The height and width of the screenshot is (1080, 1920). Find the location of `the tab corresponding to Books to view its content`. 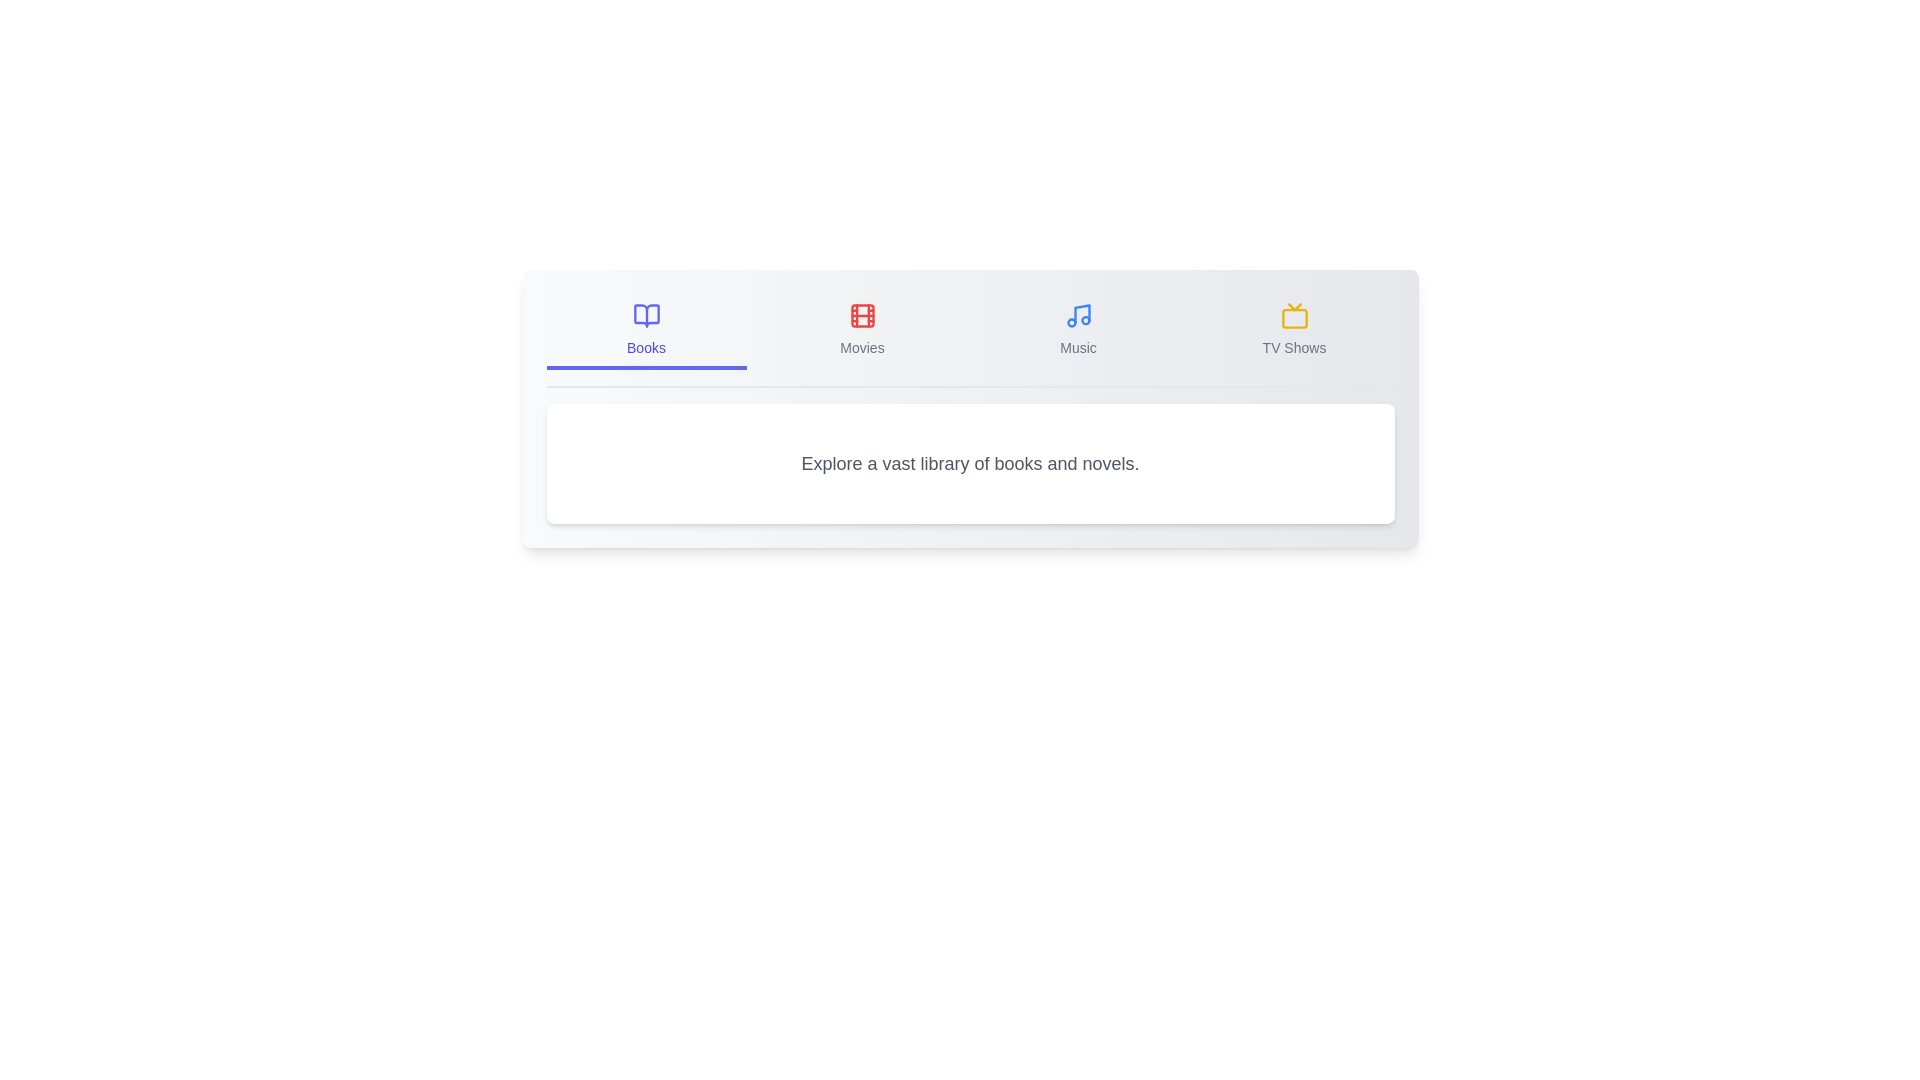

the tab corresponding to Books to view its content is located at coordinates (646, 330).